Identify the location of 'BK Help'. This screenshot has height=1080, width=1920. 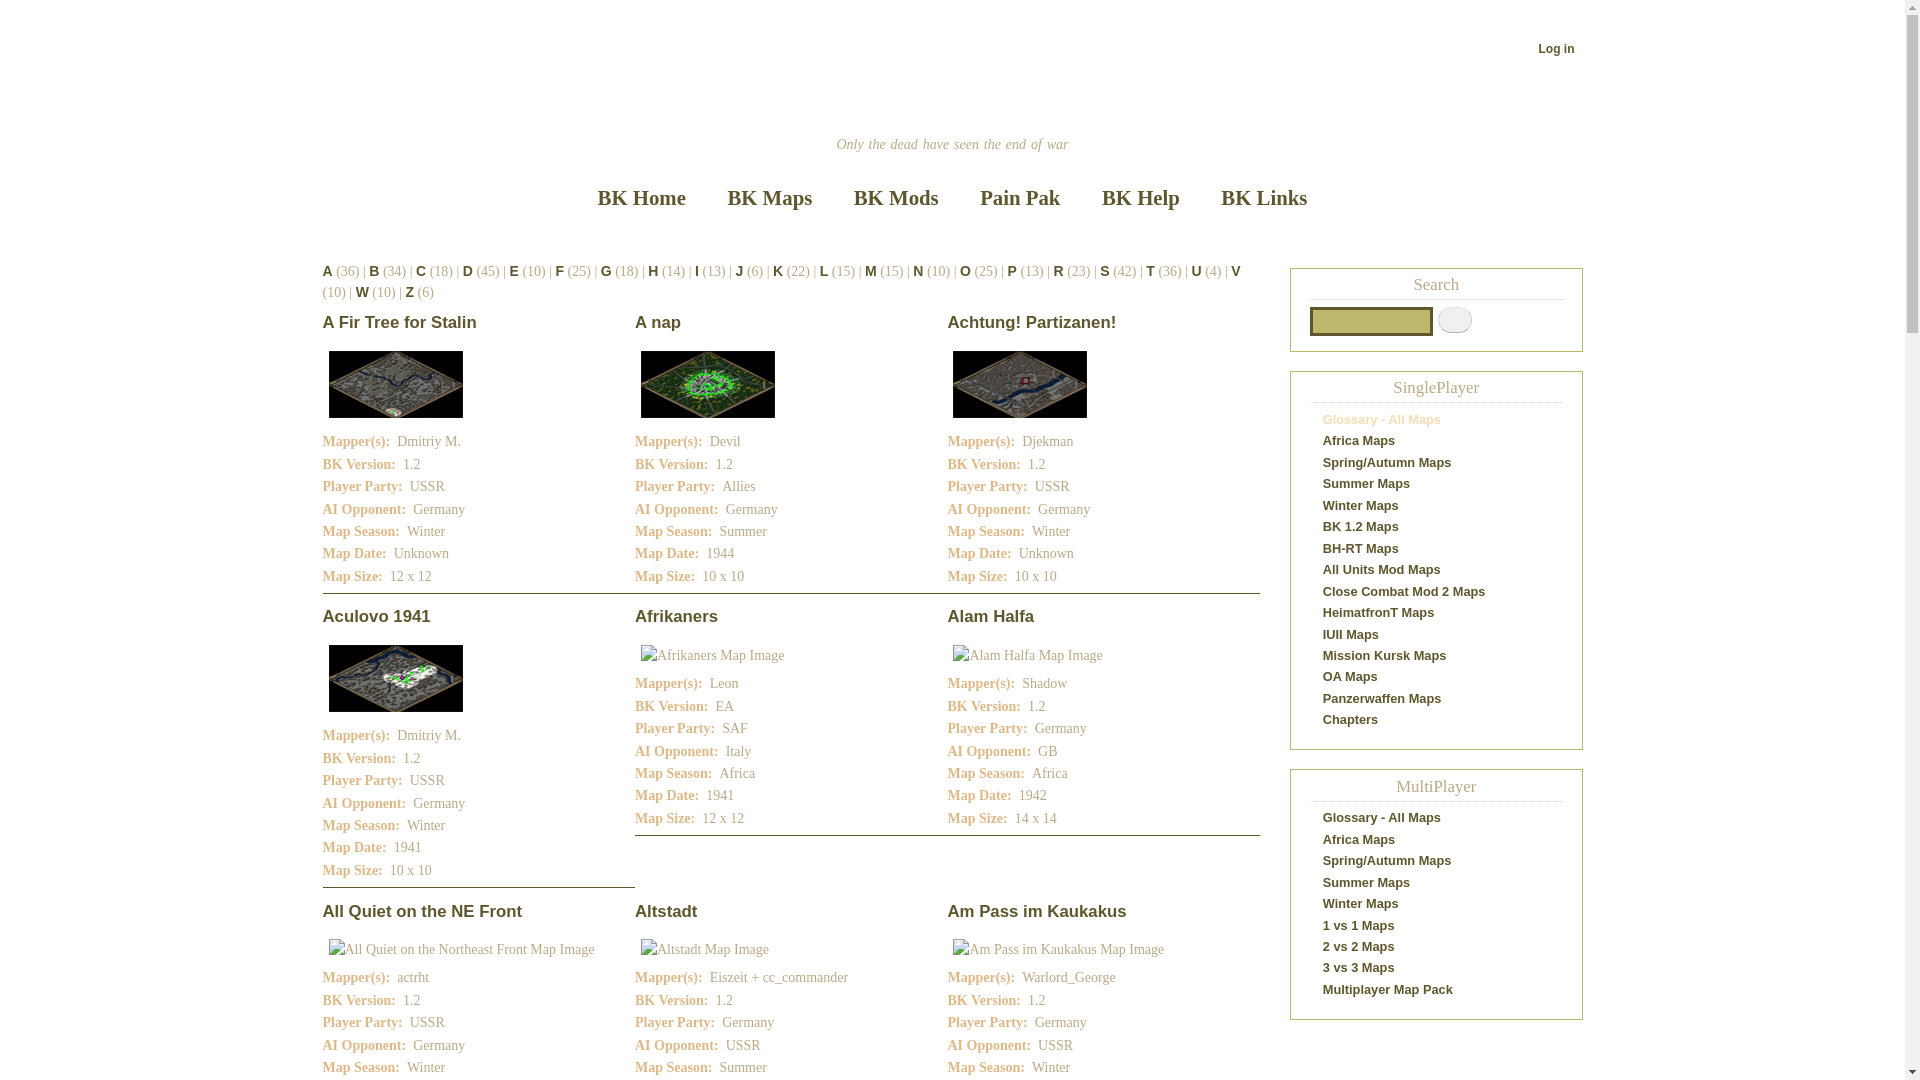
(1140, 197).